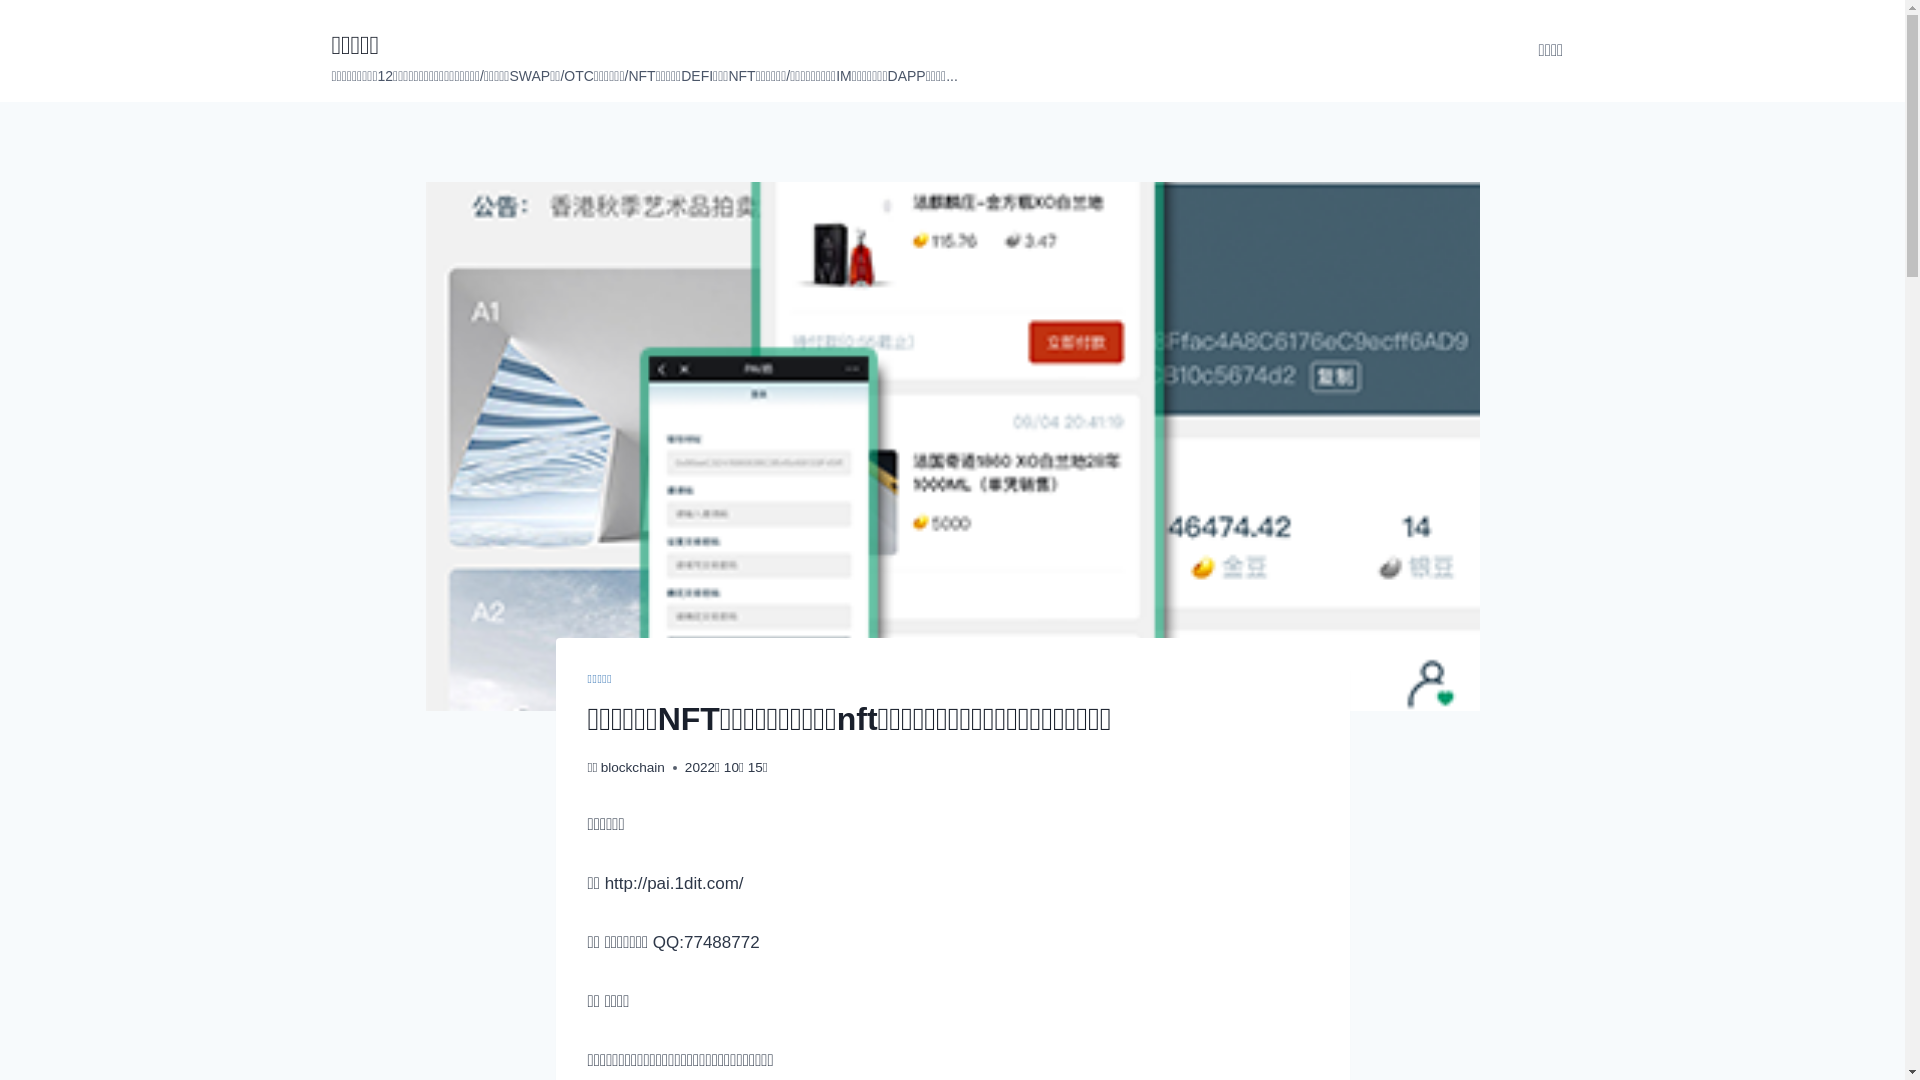  Describe the element at coordinates (632, 766) in the screenshot. I see `'blockchain'` at that location.